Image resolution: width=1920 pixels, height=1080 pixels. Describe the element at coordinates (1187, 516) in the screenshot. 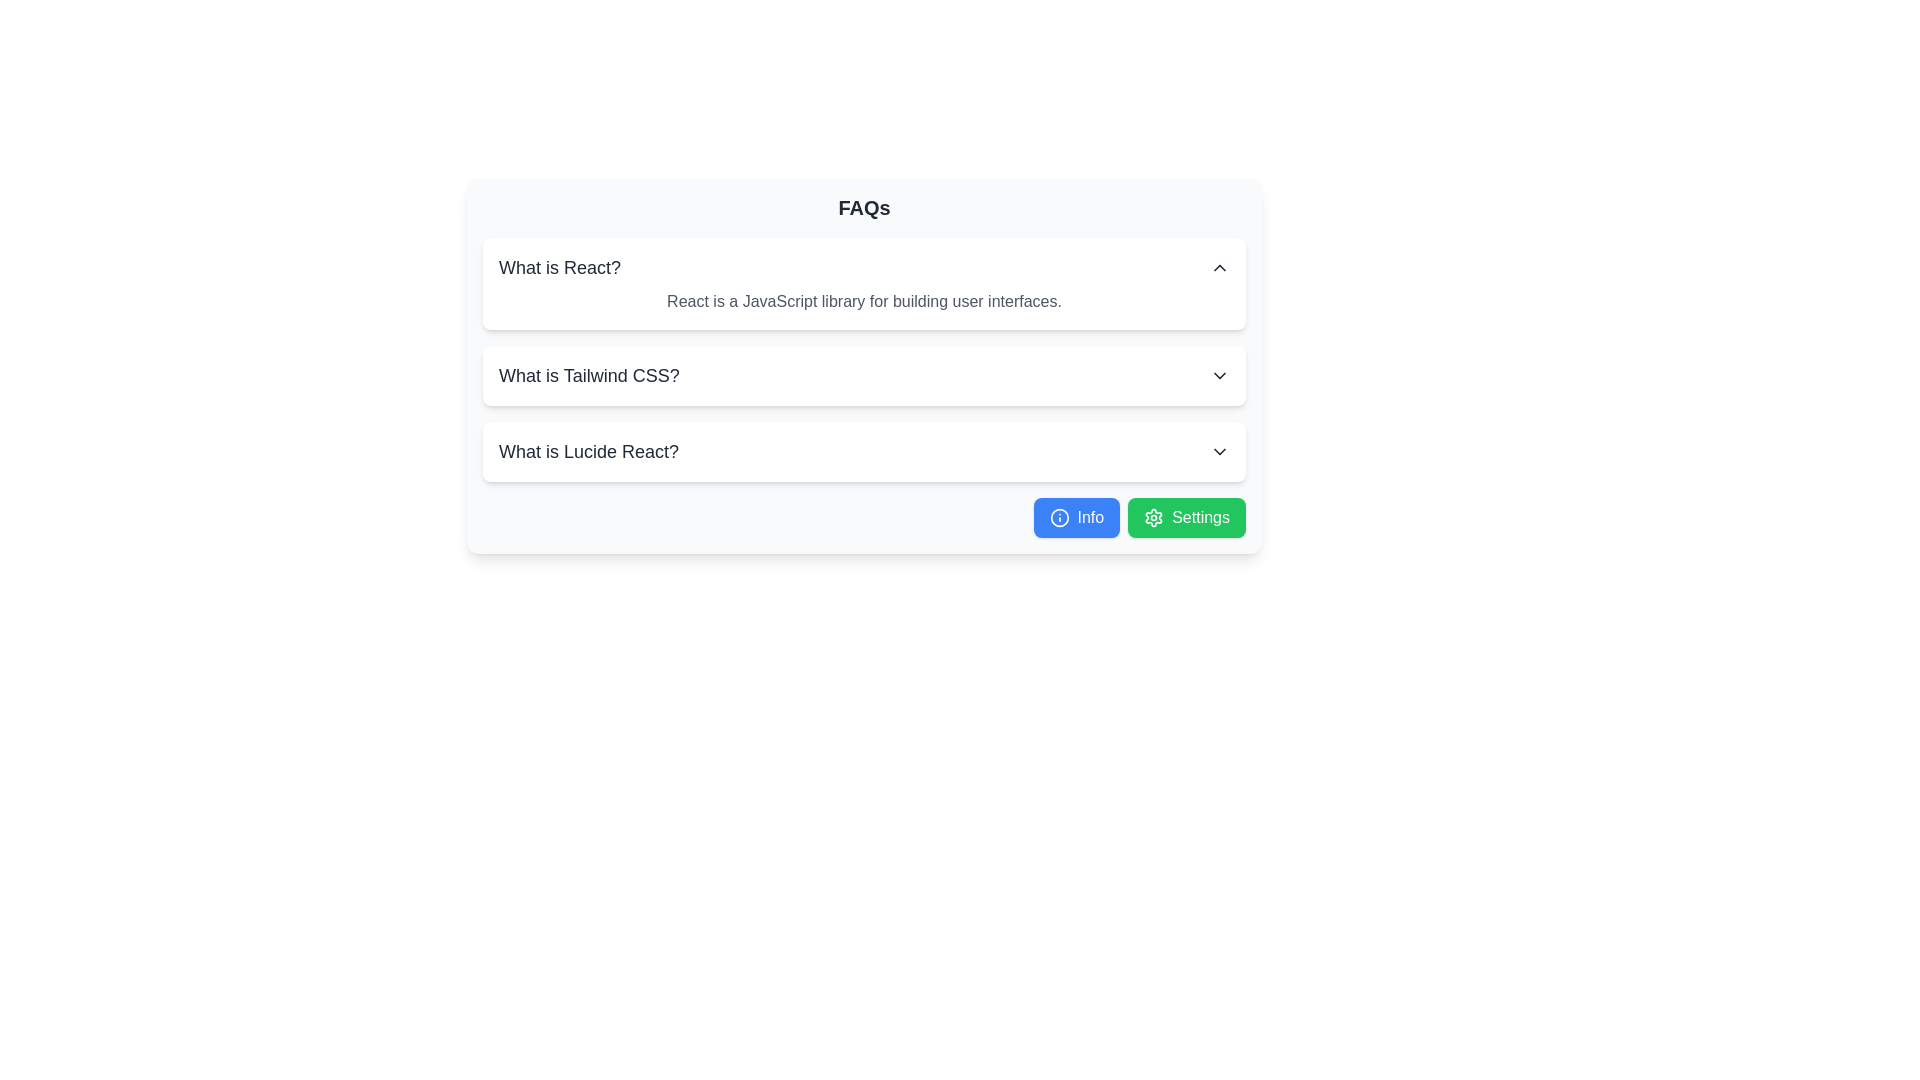

I see `the settings button located to the immediate right of the blue 'Info' button at the bottom-right corner of the interface to trigger its hover state` at that location.